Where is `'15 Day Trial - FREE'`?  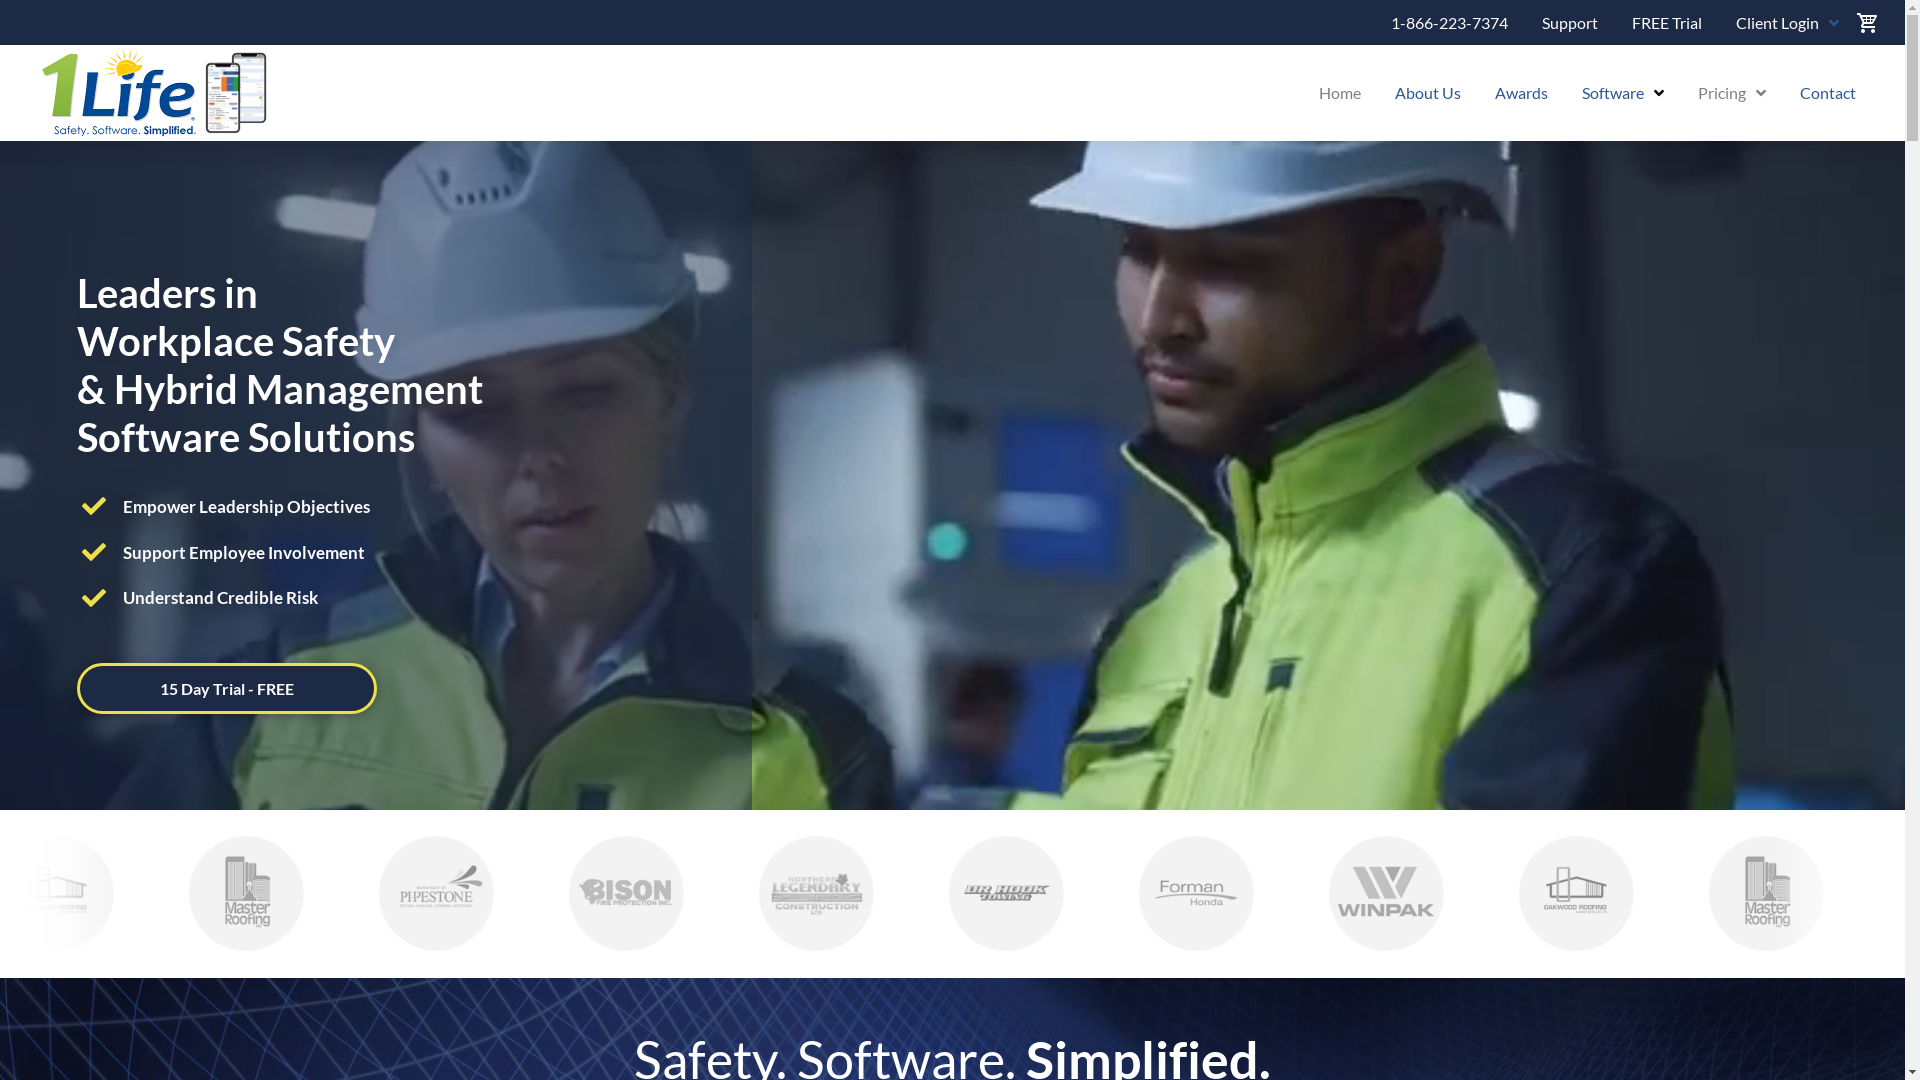
'15 Day Trial - FREE' is located at coordinates (226, 686).